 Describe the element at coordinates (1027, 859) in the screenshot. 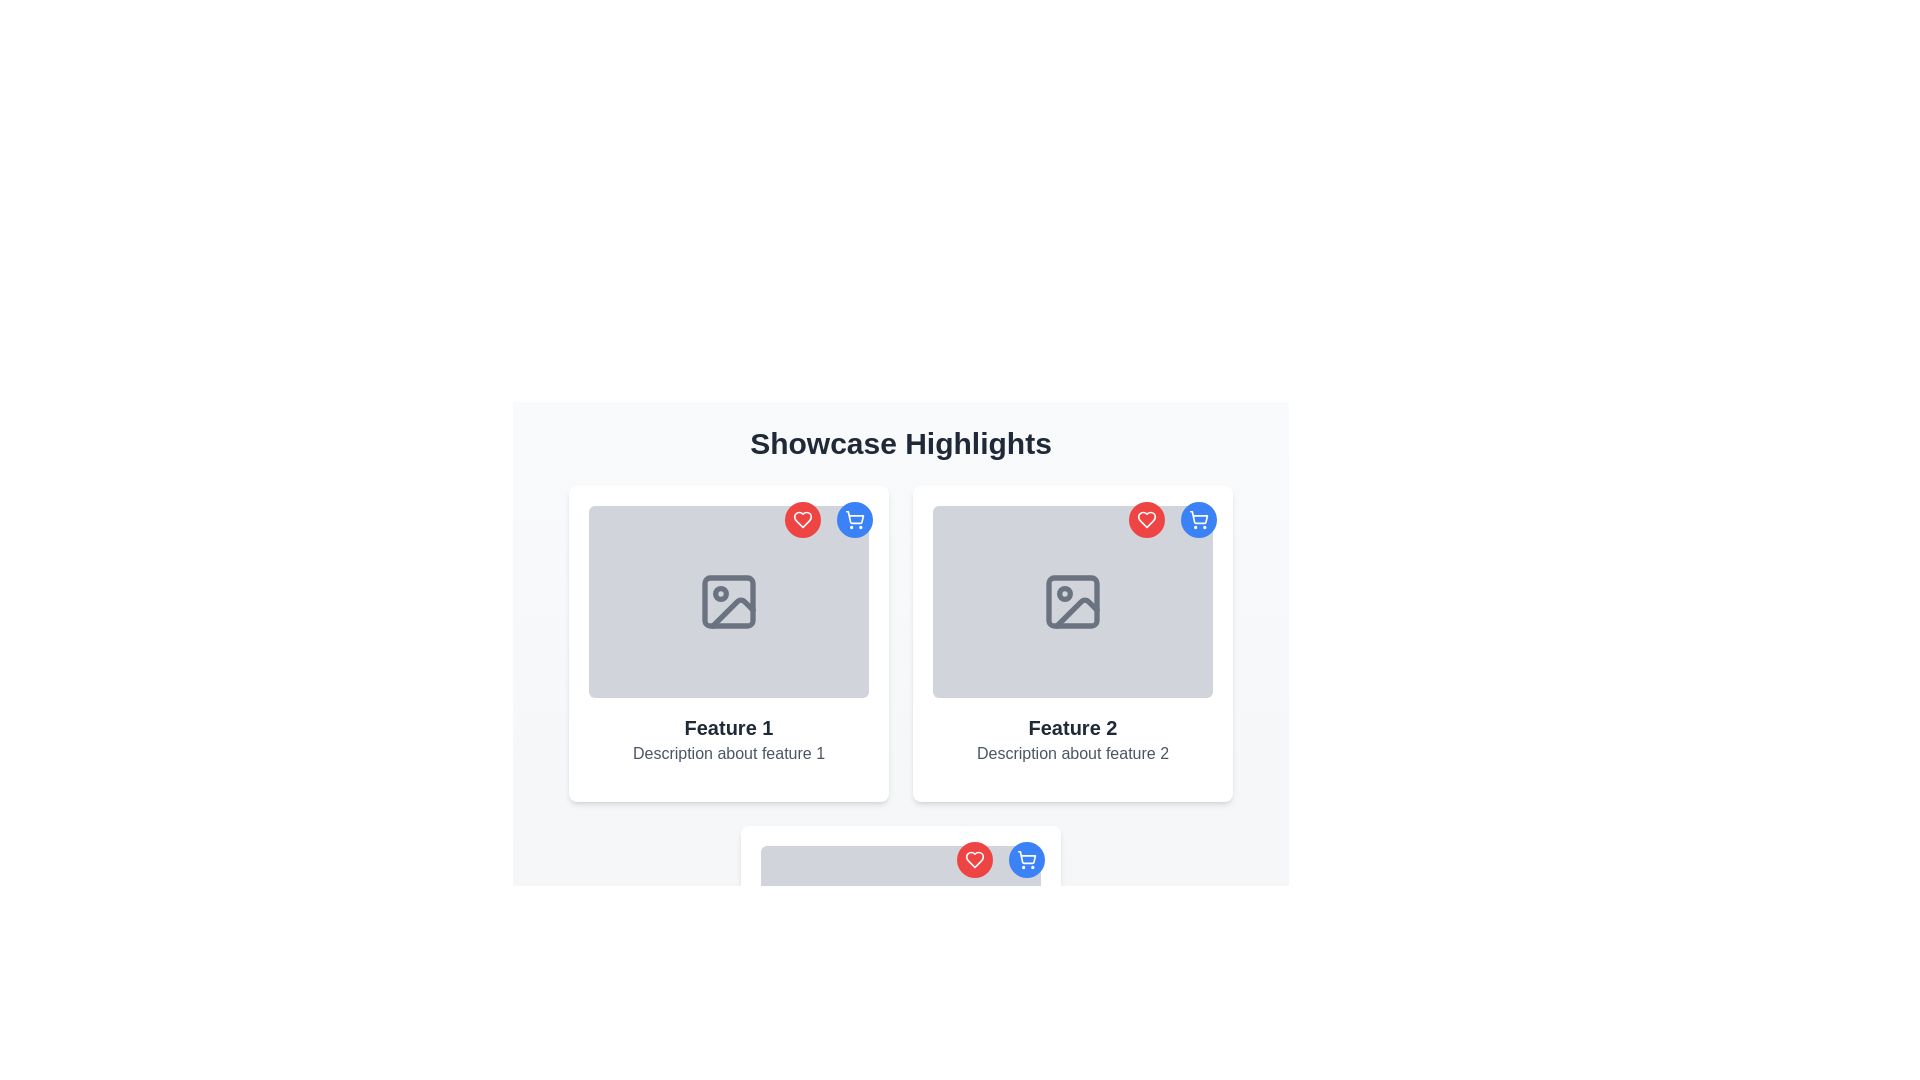

I see `the circular blue button with a shopping cart icon located at the top-right corner of the feature card` at that location.